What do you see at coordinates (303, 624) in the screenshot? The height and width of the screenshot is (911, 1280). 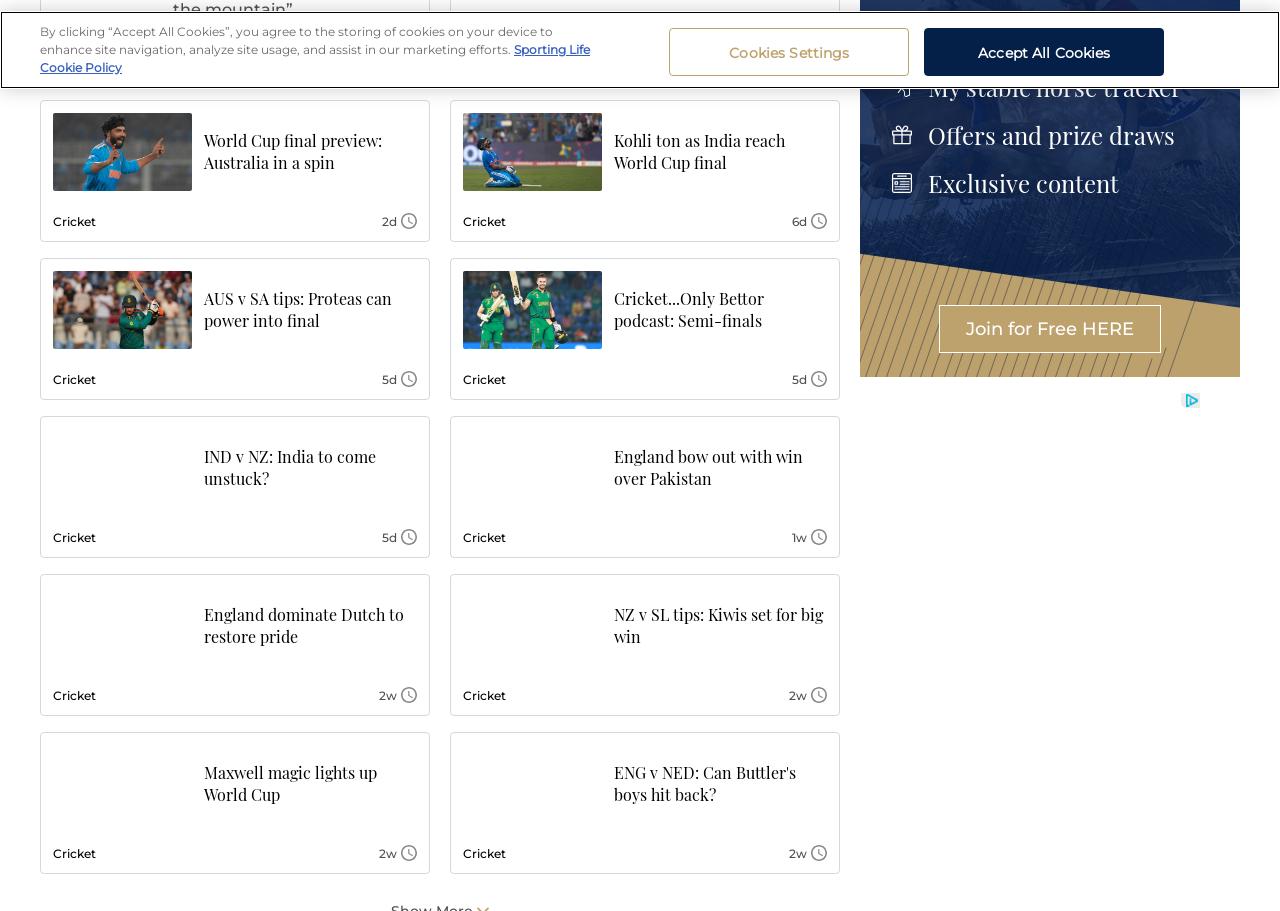 I see `'England dominate Dutch to restore pride'` at bounding box center [303, 624].